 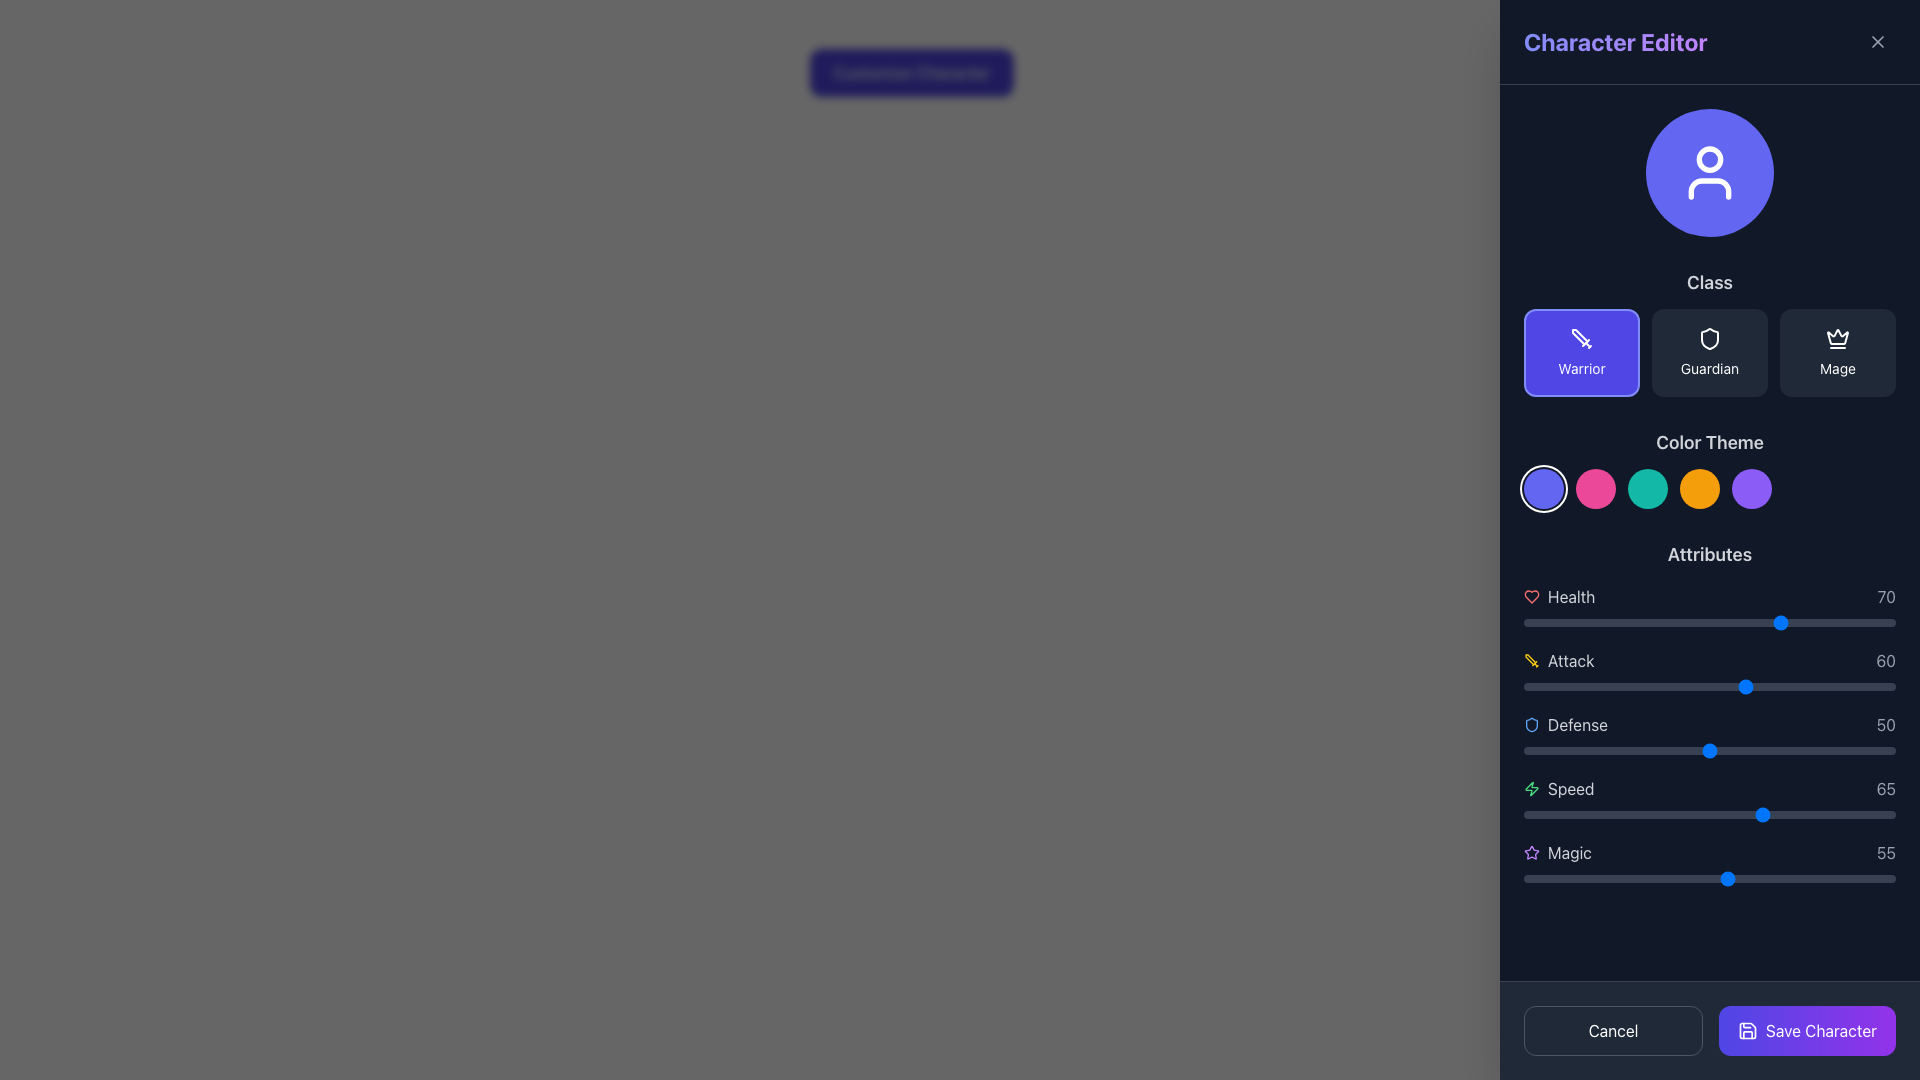 I want to click on the cancel button located at the bottom-left corner of the interface to observe a color change, so click(x=1613, y=1030).